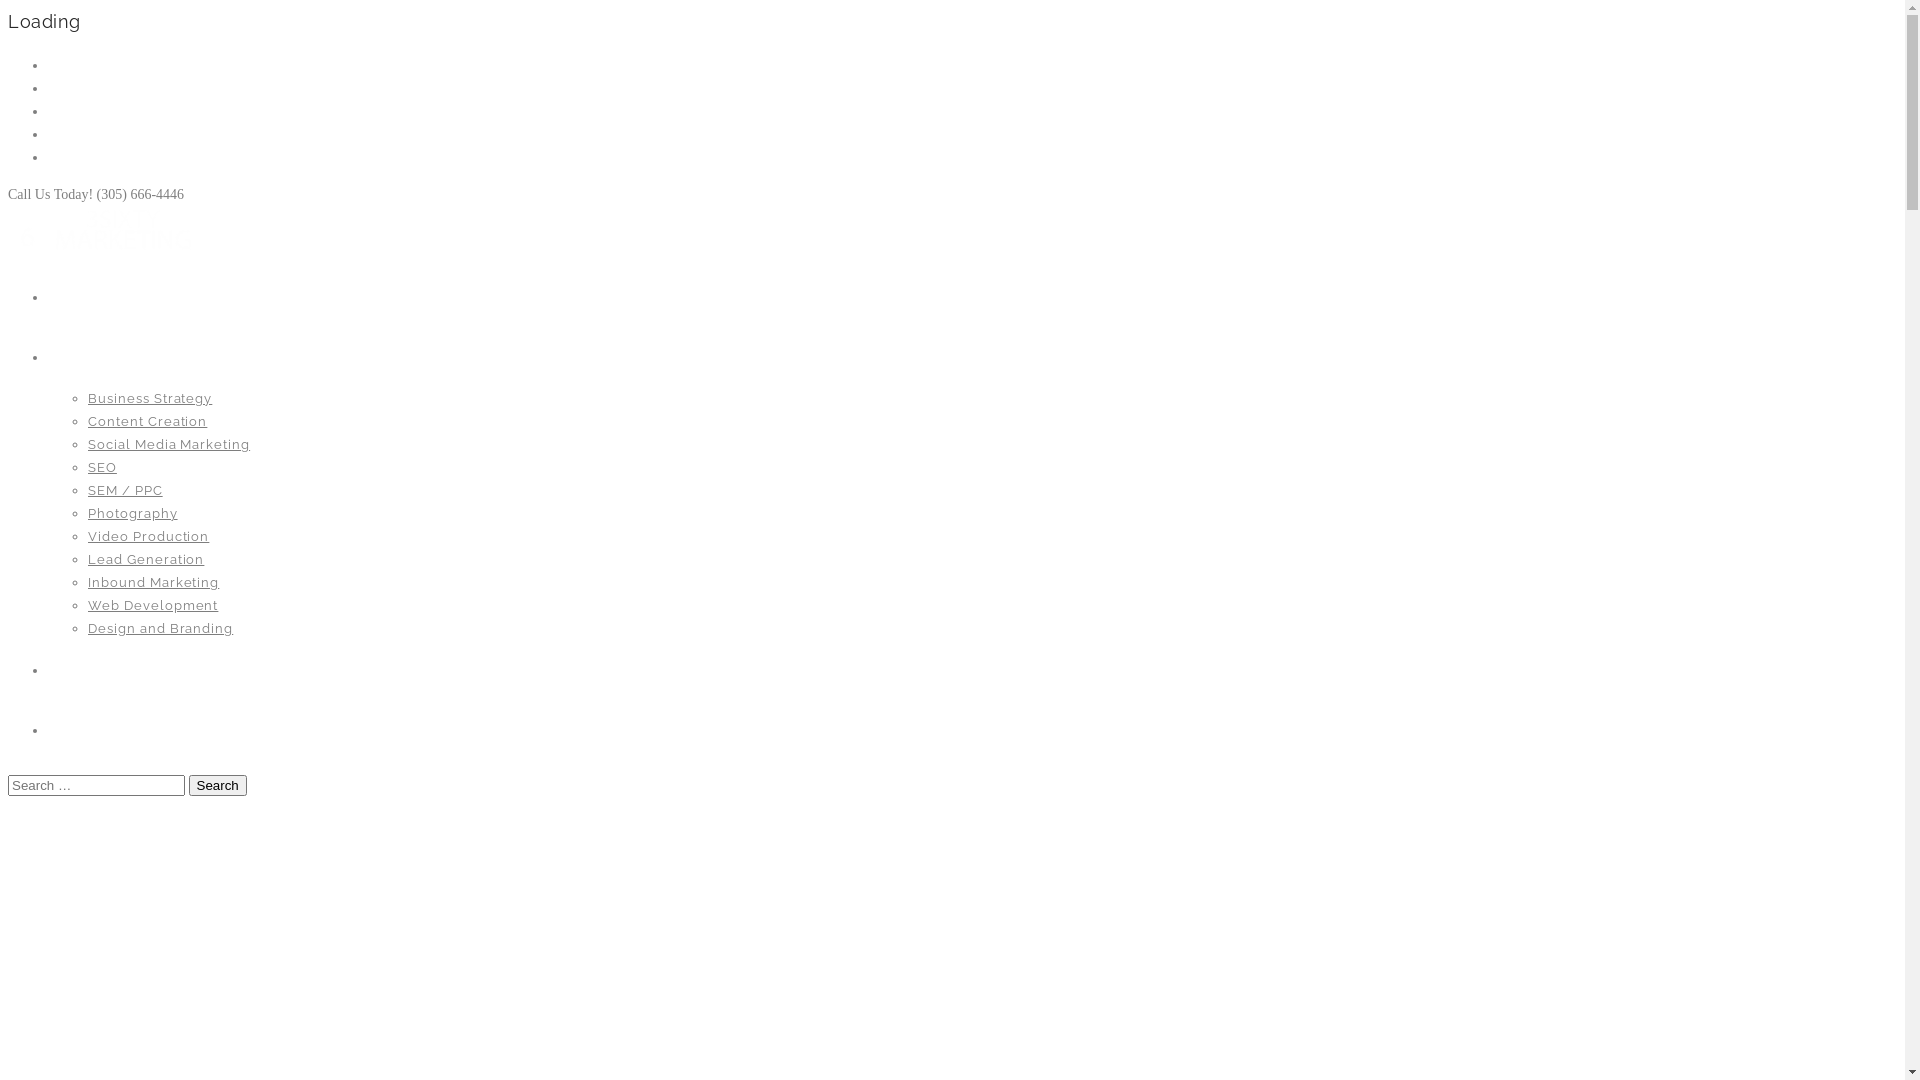 The height and width of the screenshot is (1080, 1920). I want to click on 'Search', so click(216, 784).